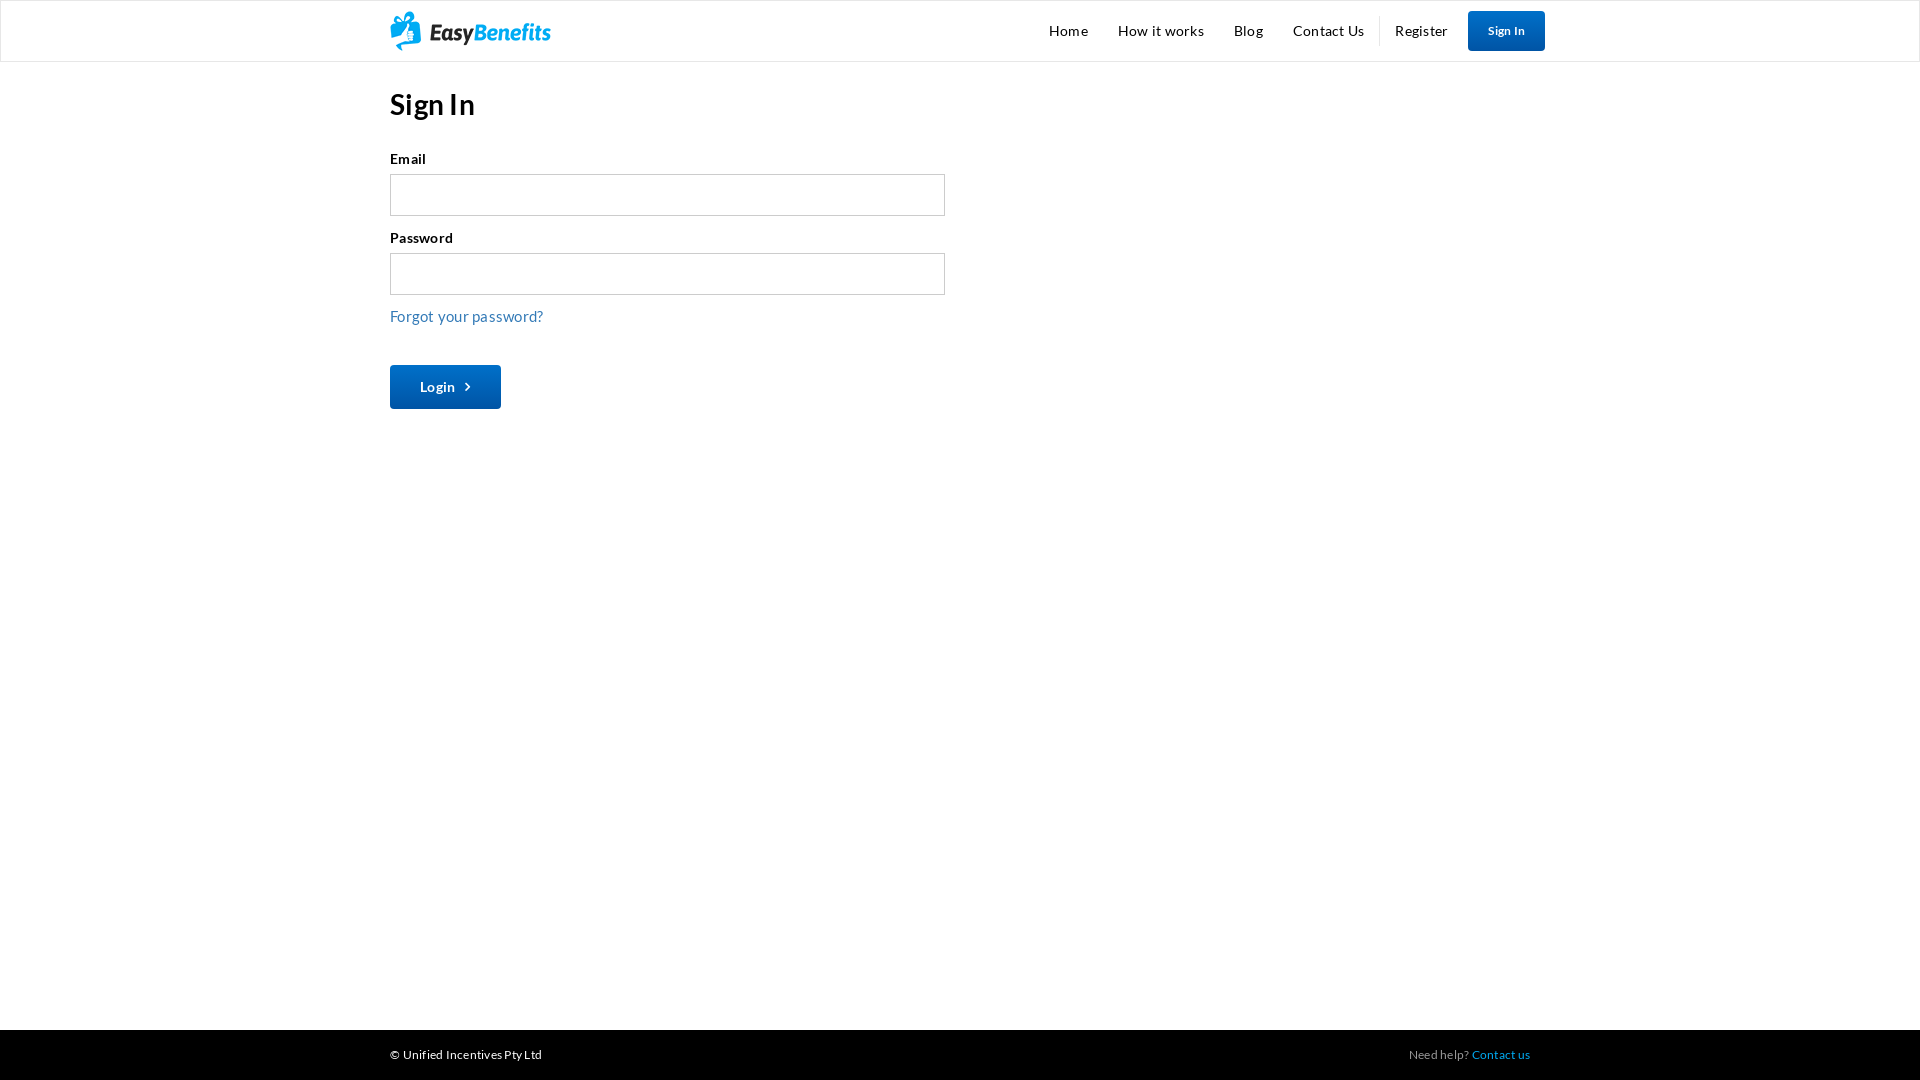 This screenshot has width=1920, height=1080. What do you see at coordinates (1067, 30) in the screenshot?
I see `'Home'` at bounding box center [1067, 30].